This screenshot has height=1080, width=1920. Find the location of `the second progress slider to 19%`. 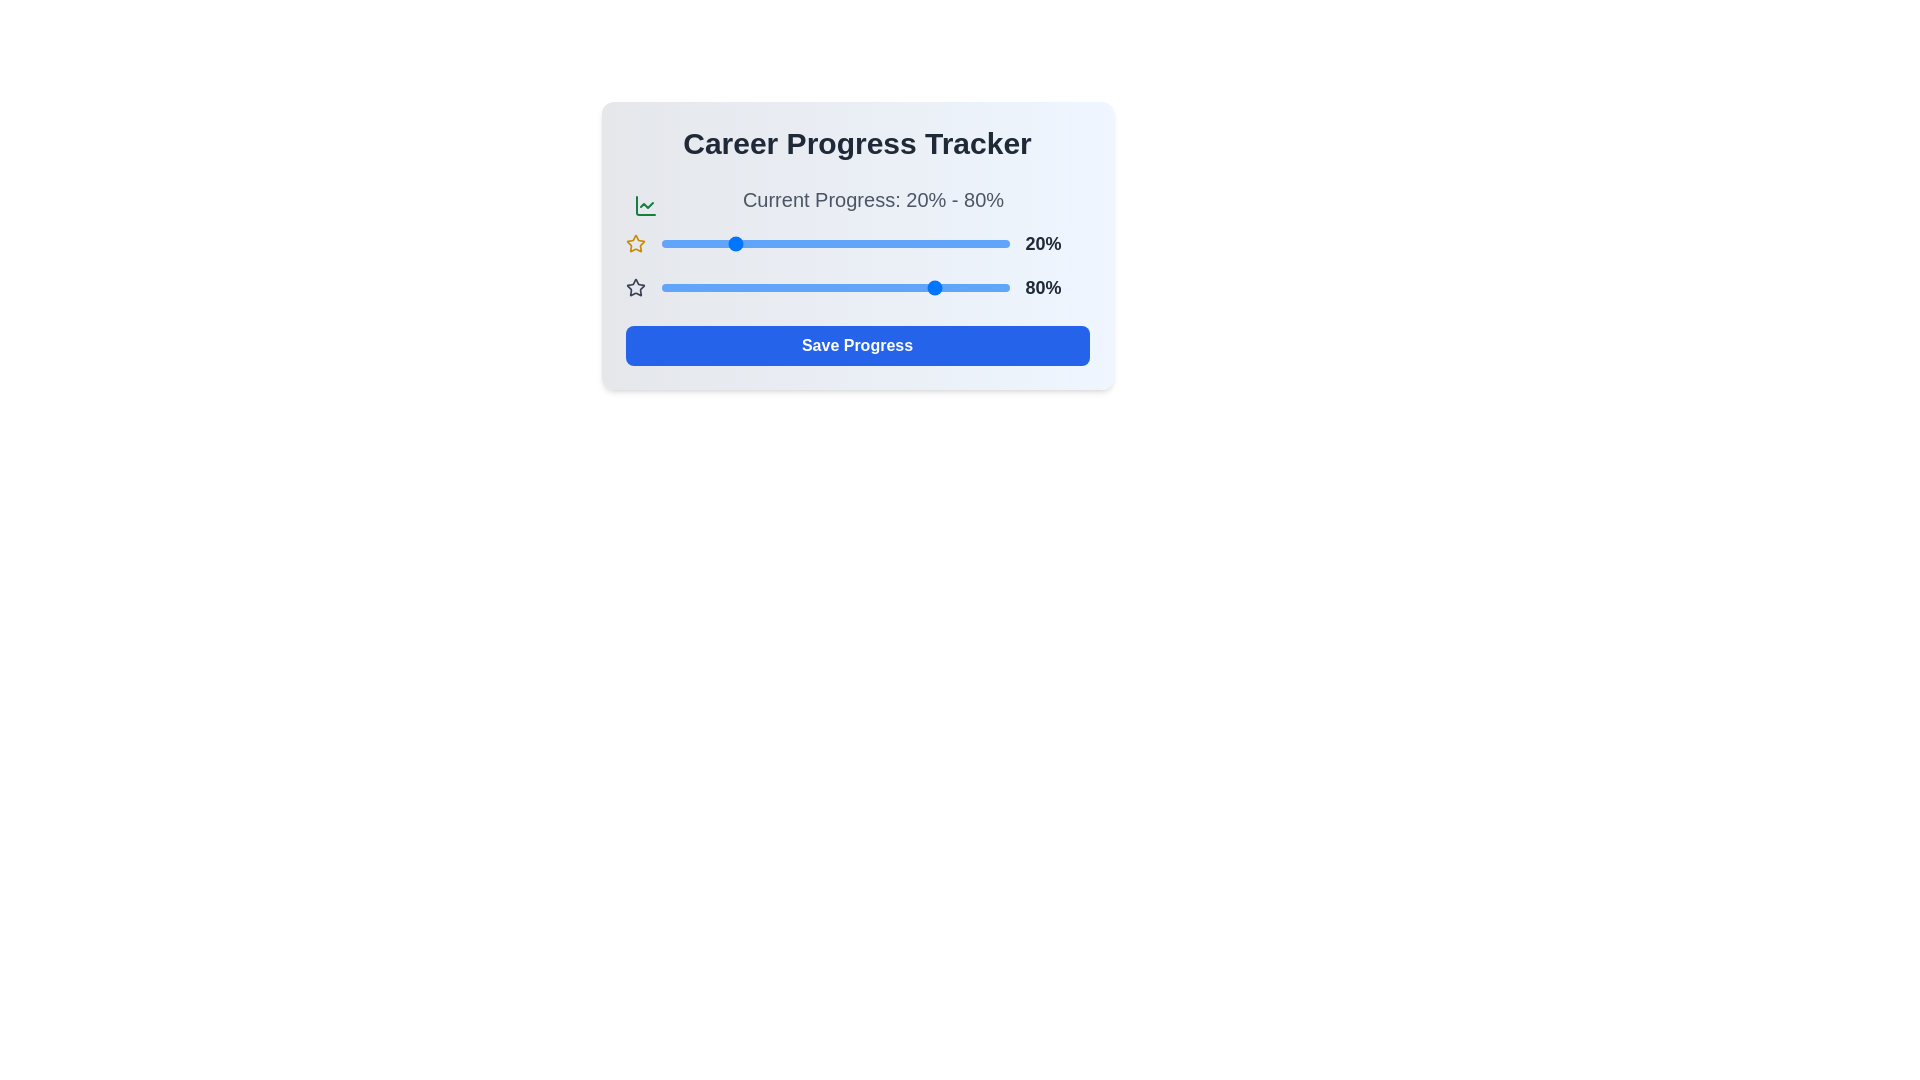

the second progress slider to 19% is located at coordinates (726, 288).